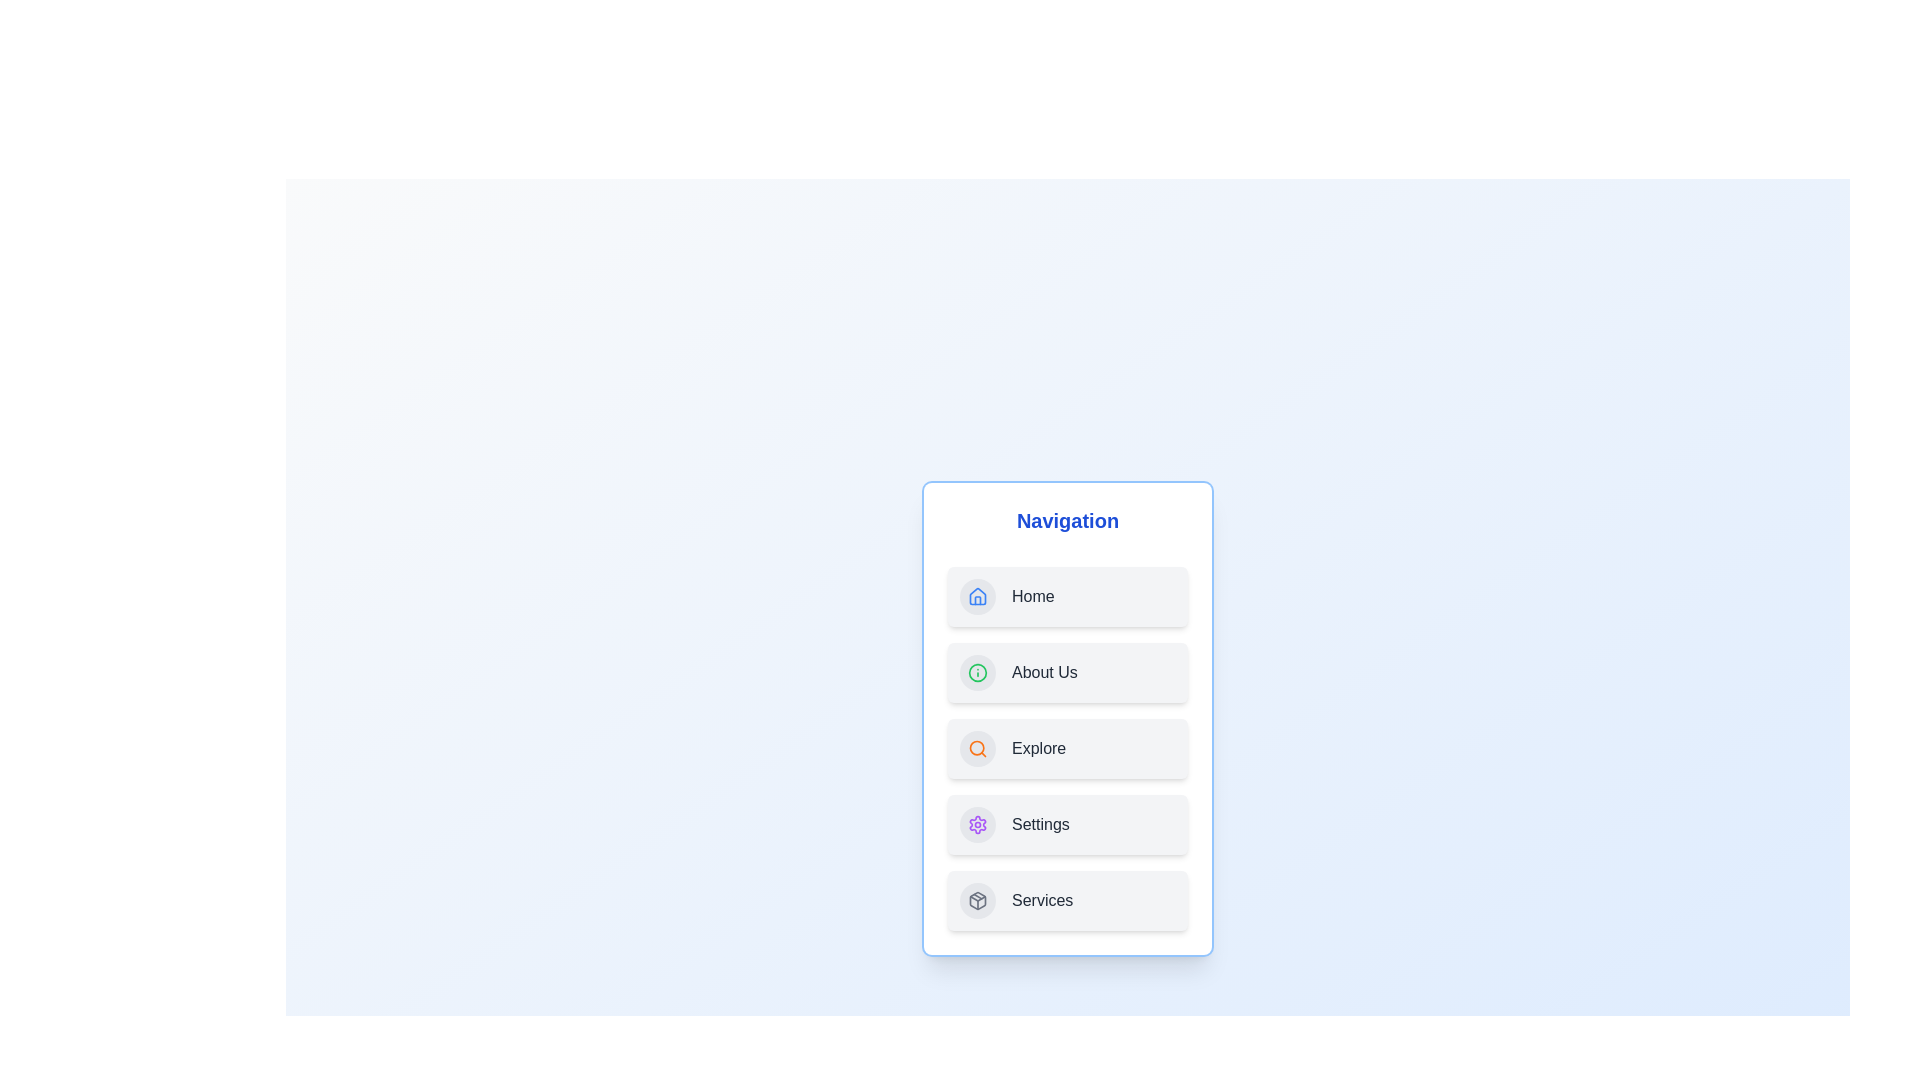 The height and width of the screenshot is (1080, 1920). What do you see at coordinates (1067, 672) in the screenshot?
I see `the navigation item labeled About Us` at bounding box center [1067, 672].